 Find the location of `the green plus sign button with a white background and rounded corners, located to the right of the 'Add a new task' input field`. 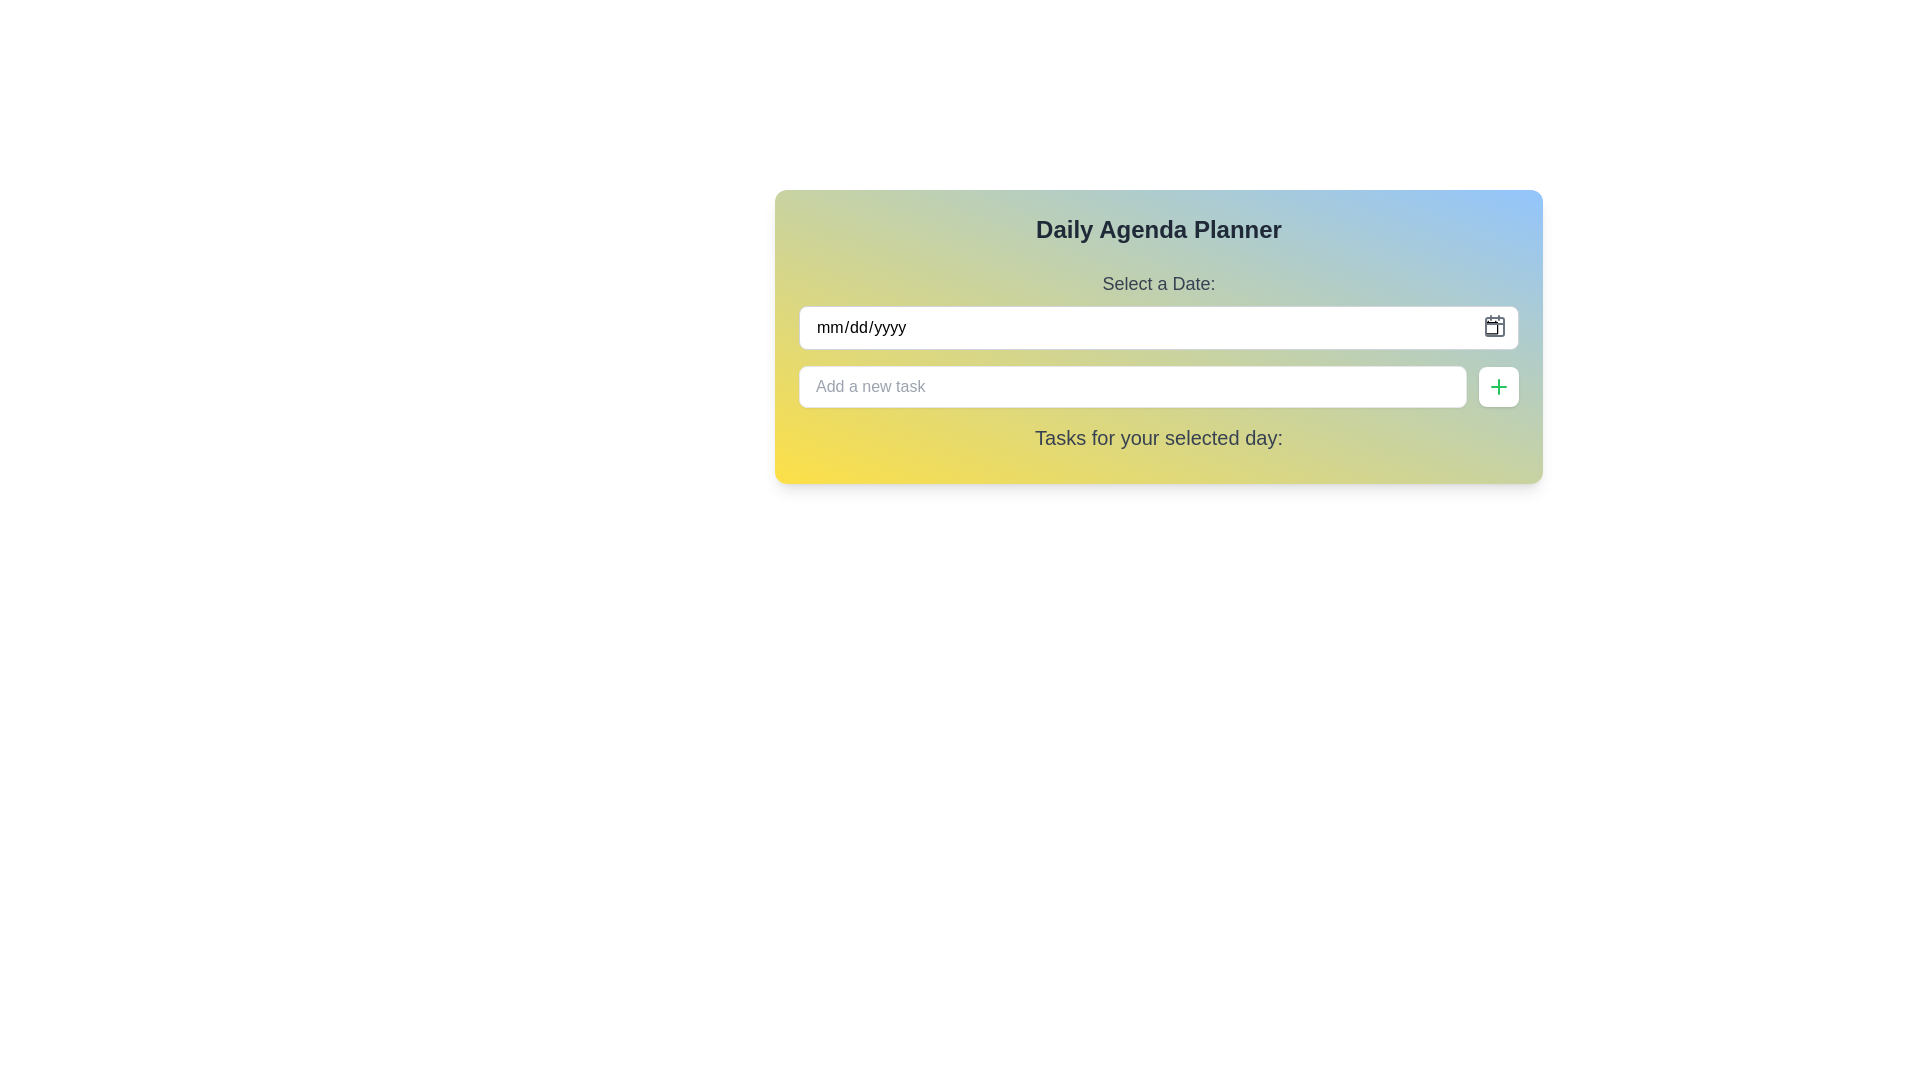

the green plus sign button with a white background and rounded corners, located to the right of the 'Add a new task' input field is located at coordinates (1498, 386).